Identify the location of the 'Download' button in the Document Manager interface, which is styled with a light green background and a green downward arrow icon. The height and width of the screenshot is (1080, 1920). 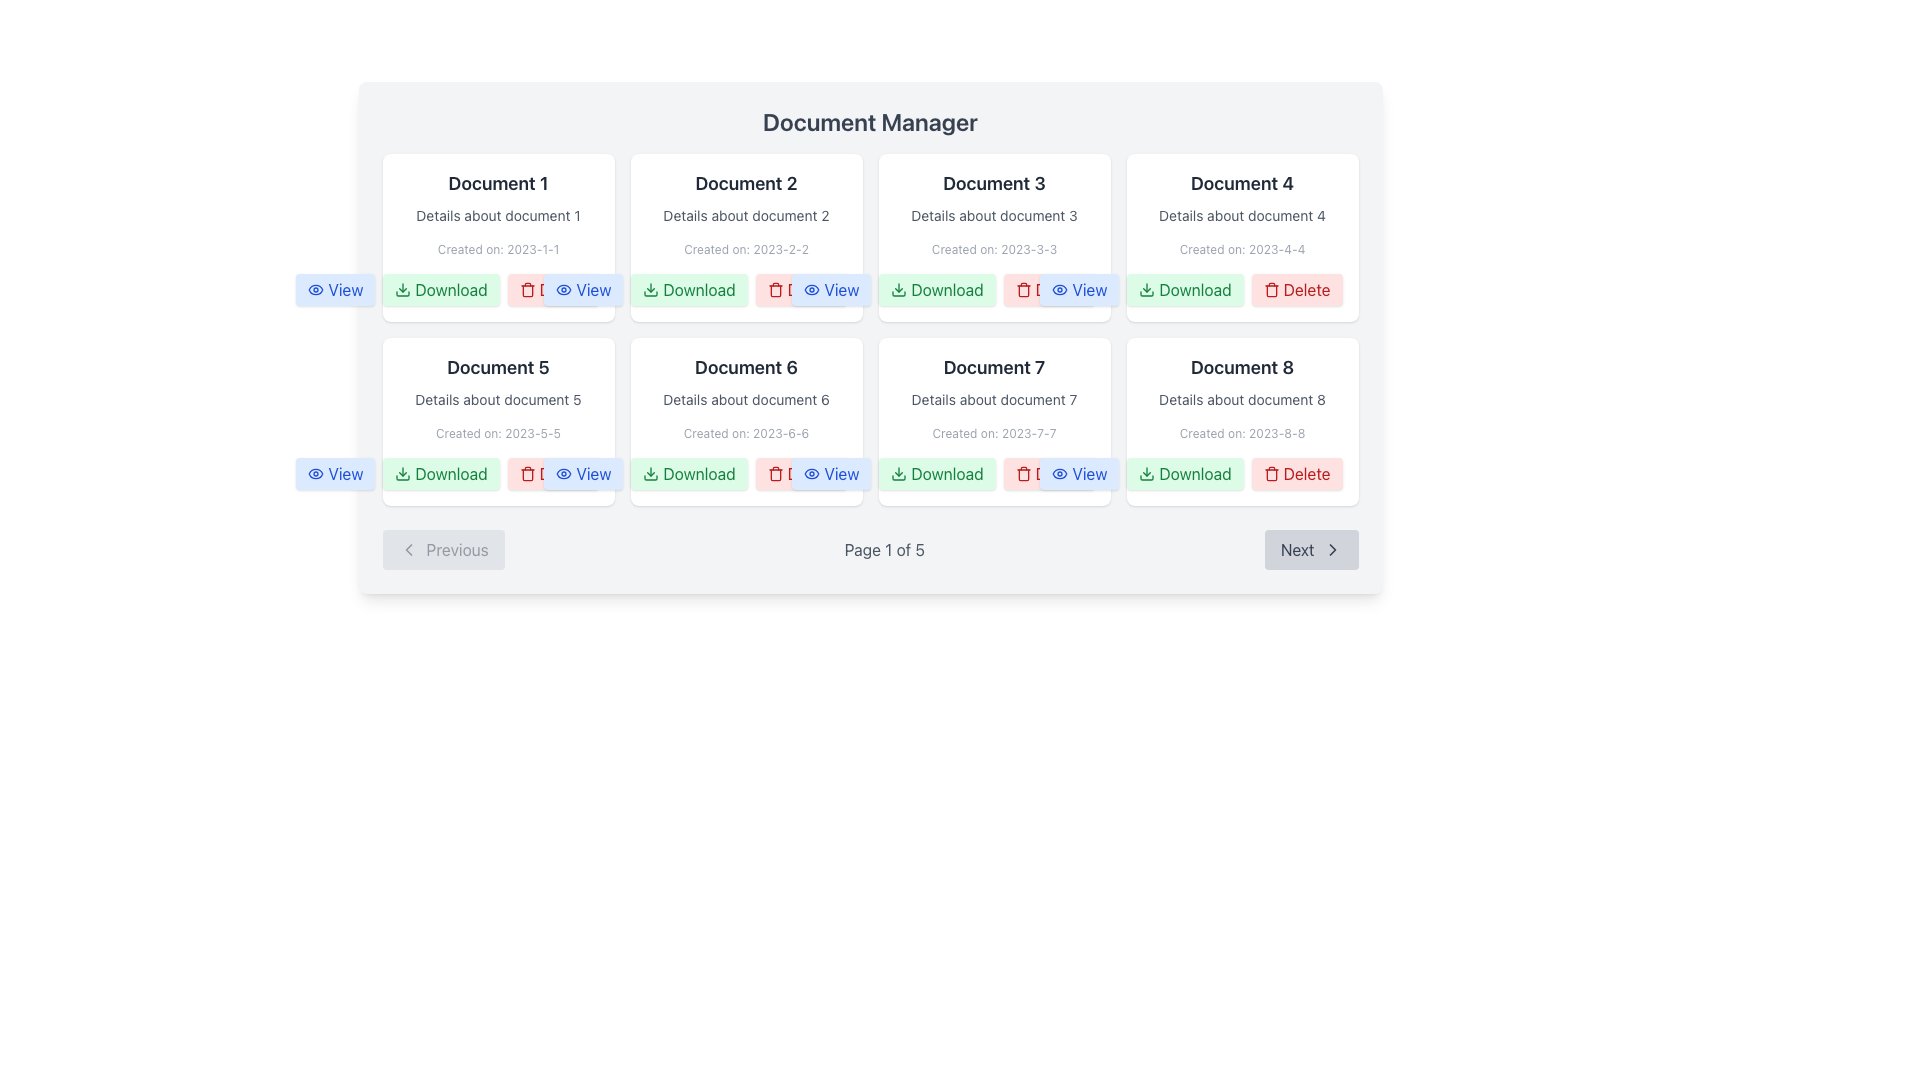
(440, 474).